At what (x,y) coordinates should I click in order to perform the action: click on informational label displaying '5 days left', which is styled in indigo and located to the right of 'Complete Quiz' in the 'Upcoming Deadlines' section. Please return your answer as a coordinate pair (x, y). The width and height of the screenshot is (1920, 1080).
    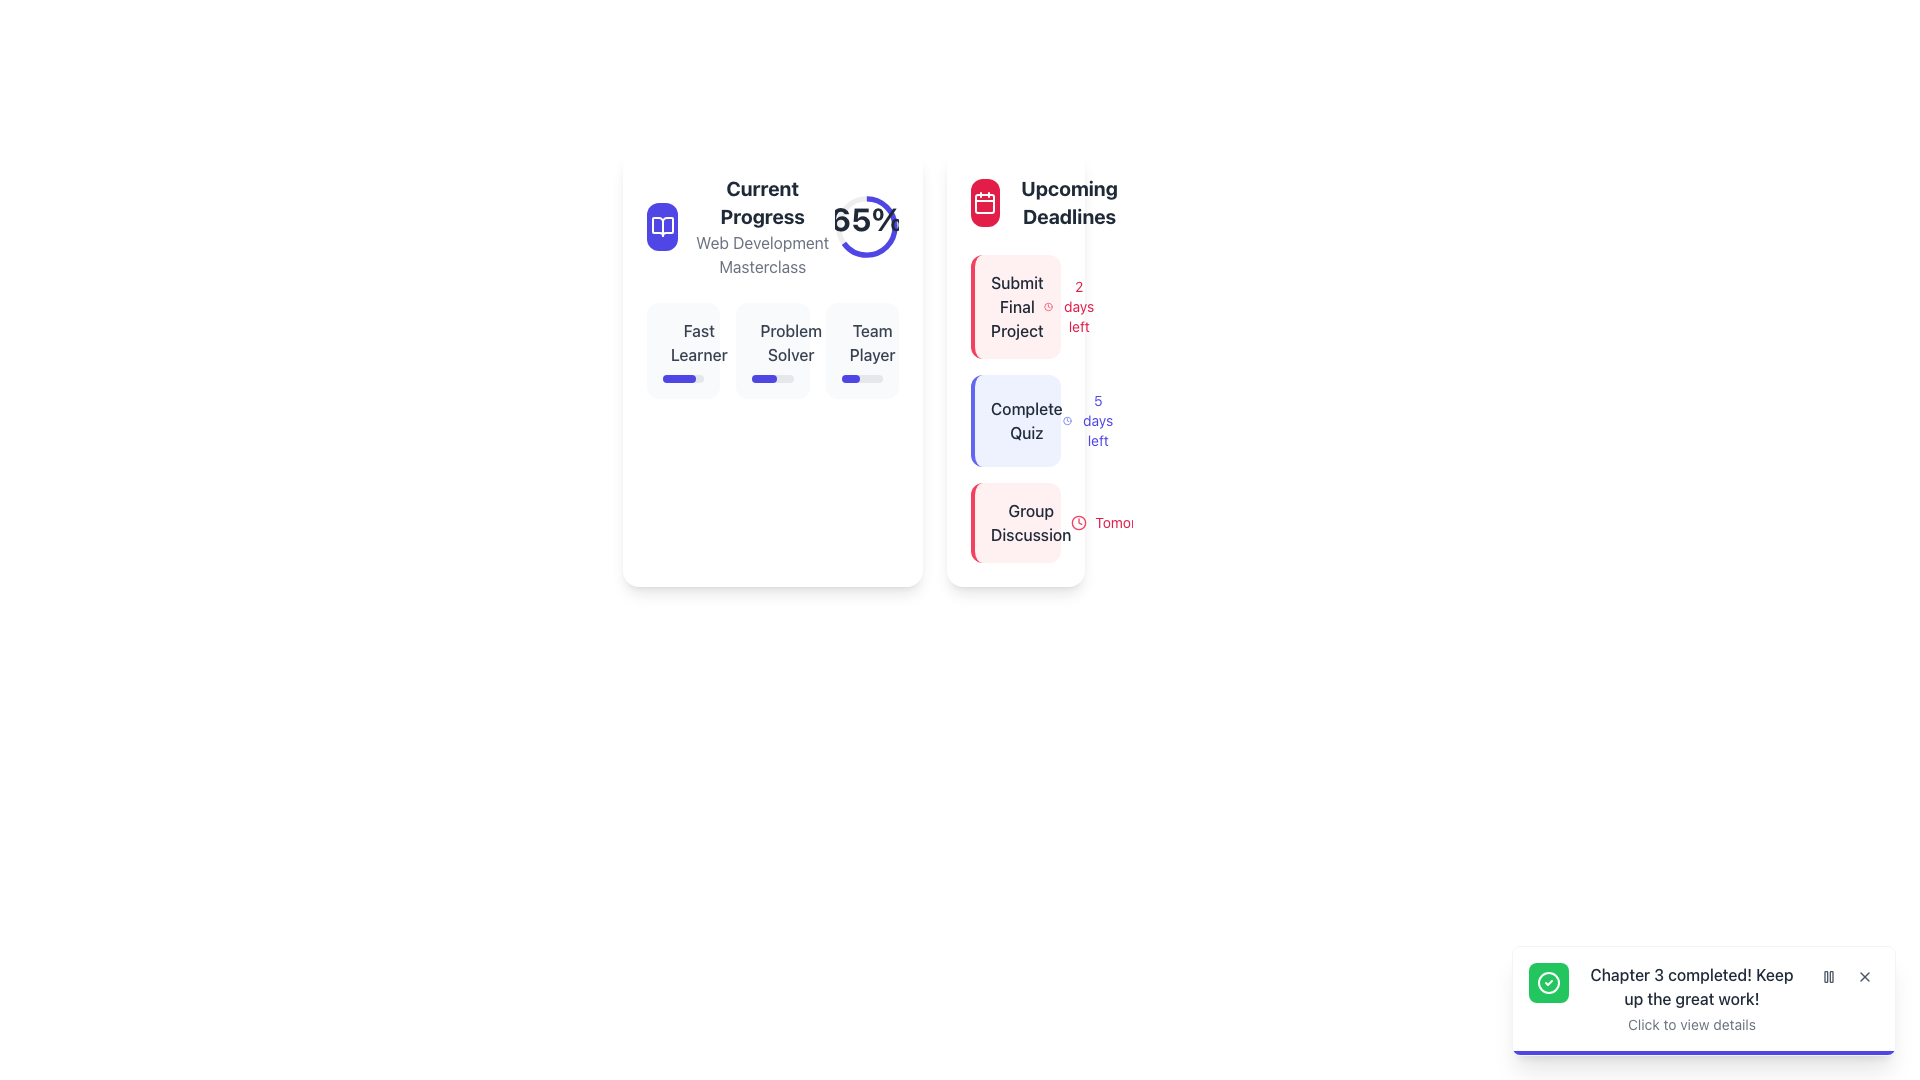
    Looking at the image, I should click on (1088, 419).